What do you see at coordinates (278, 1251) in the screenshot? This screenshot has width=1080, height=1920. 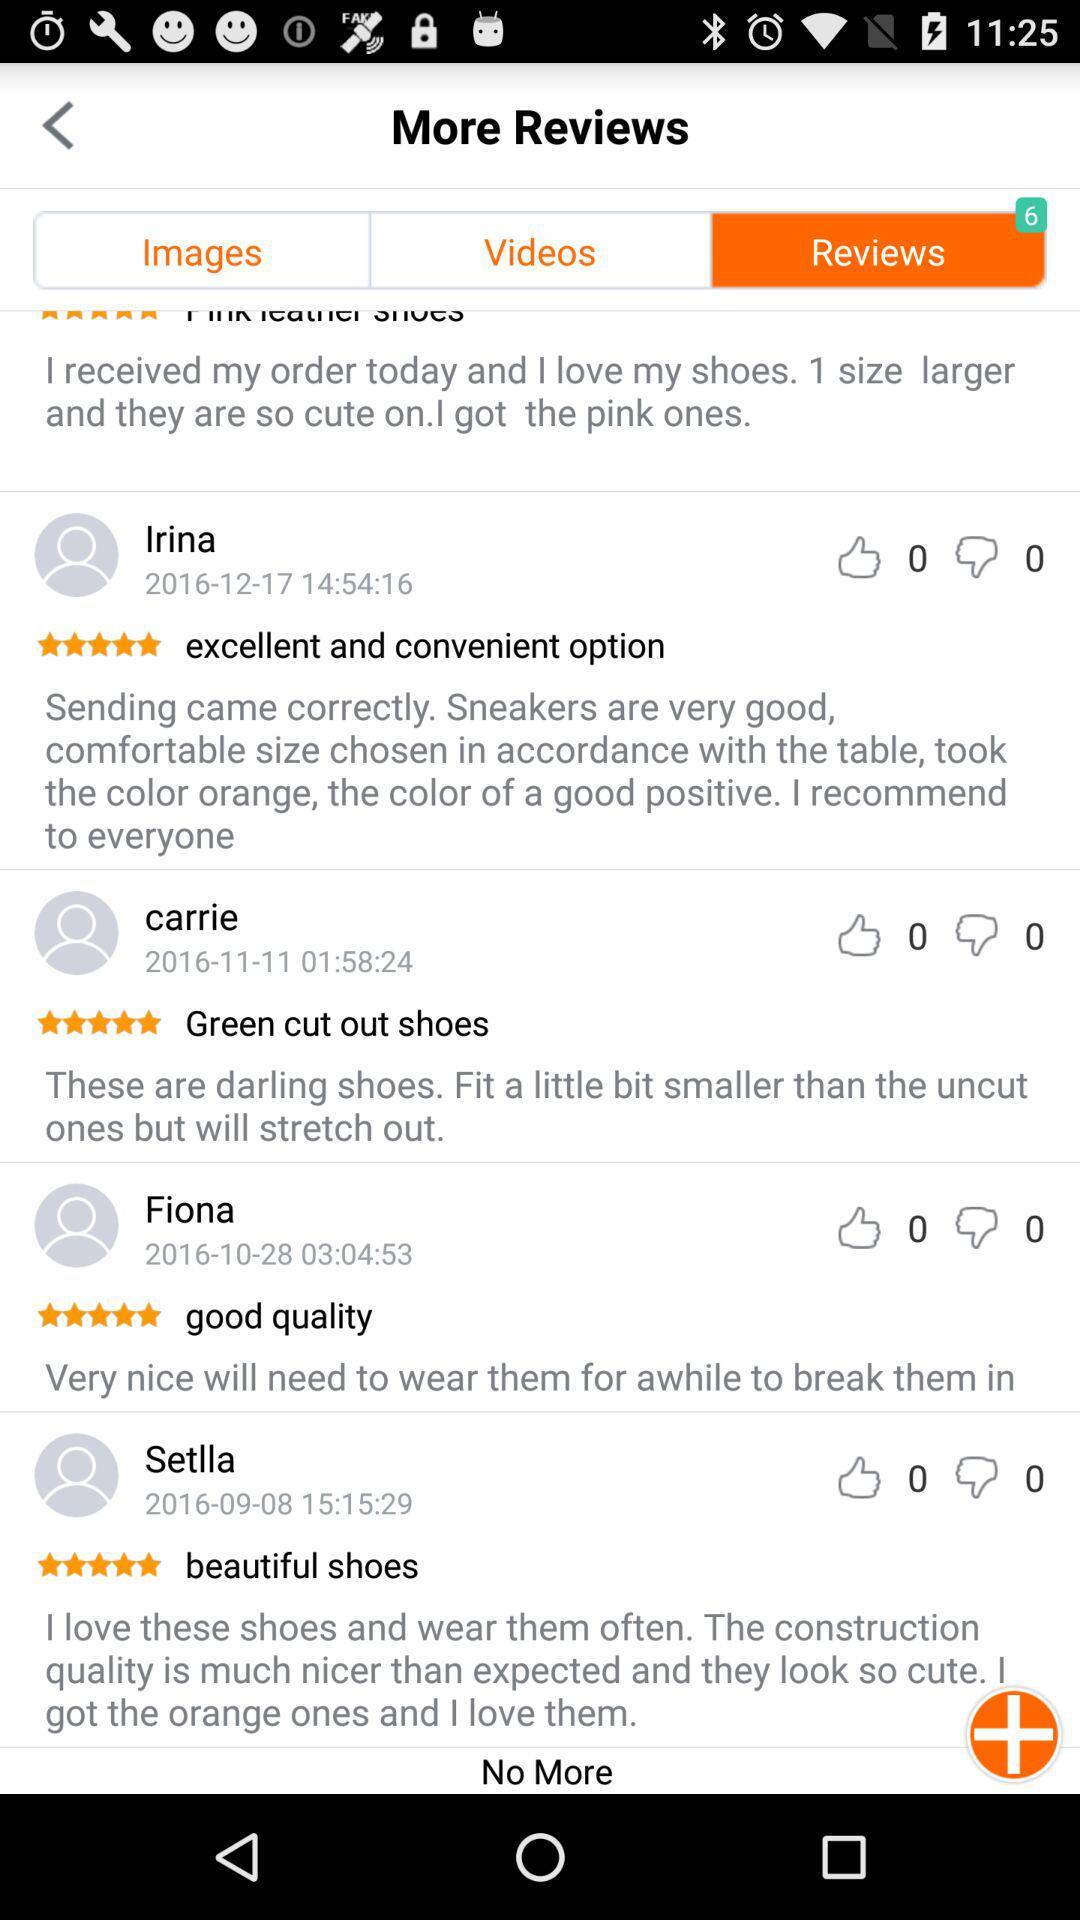 I see `icon above the good quality item` at bounding box center [278, 1251].